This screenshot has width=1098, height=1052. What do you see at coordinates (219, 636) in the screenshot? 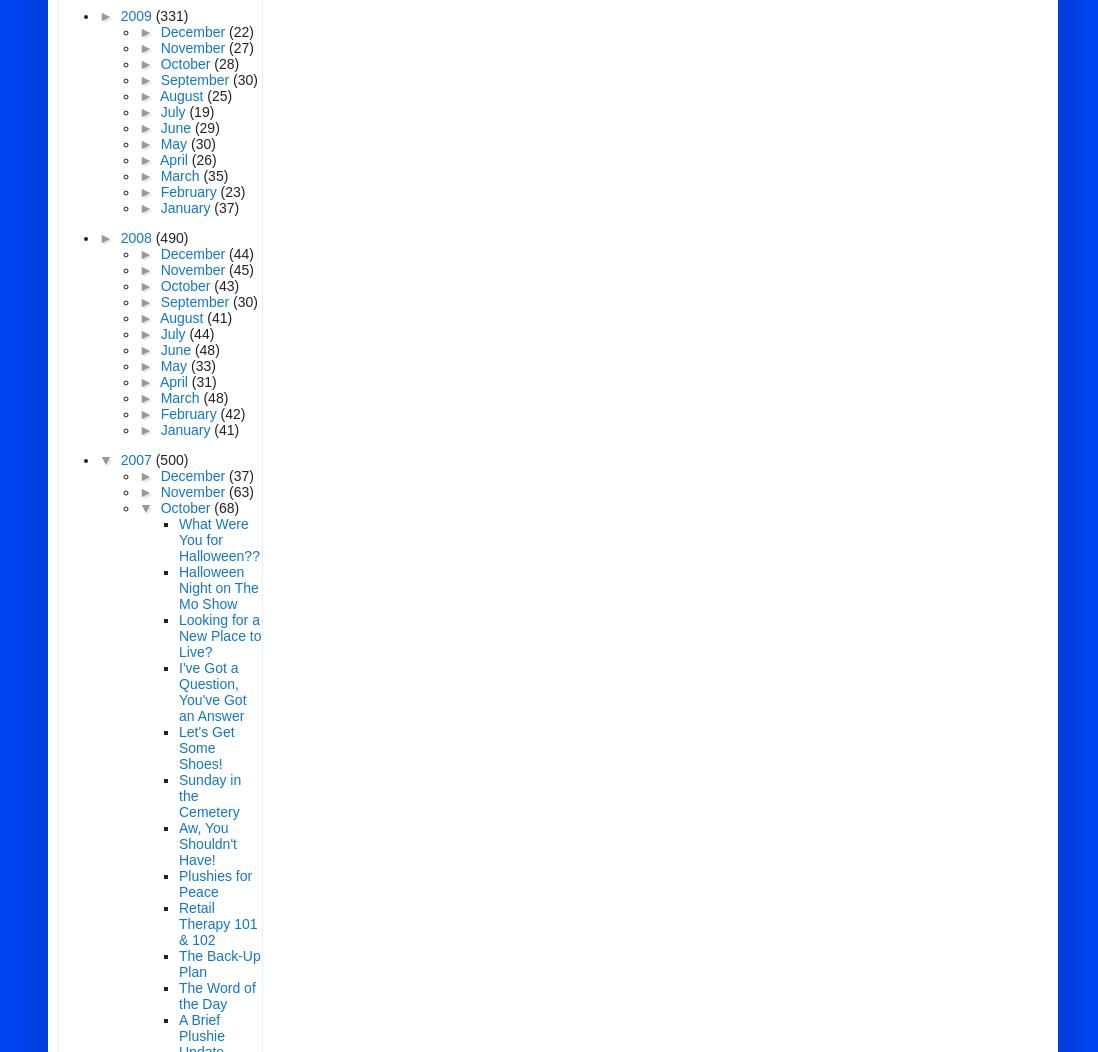
I see `'Looking for a New Place to Live?'` at bounding box center [219, 636].